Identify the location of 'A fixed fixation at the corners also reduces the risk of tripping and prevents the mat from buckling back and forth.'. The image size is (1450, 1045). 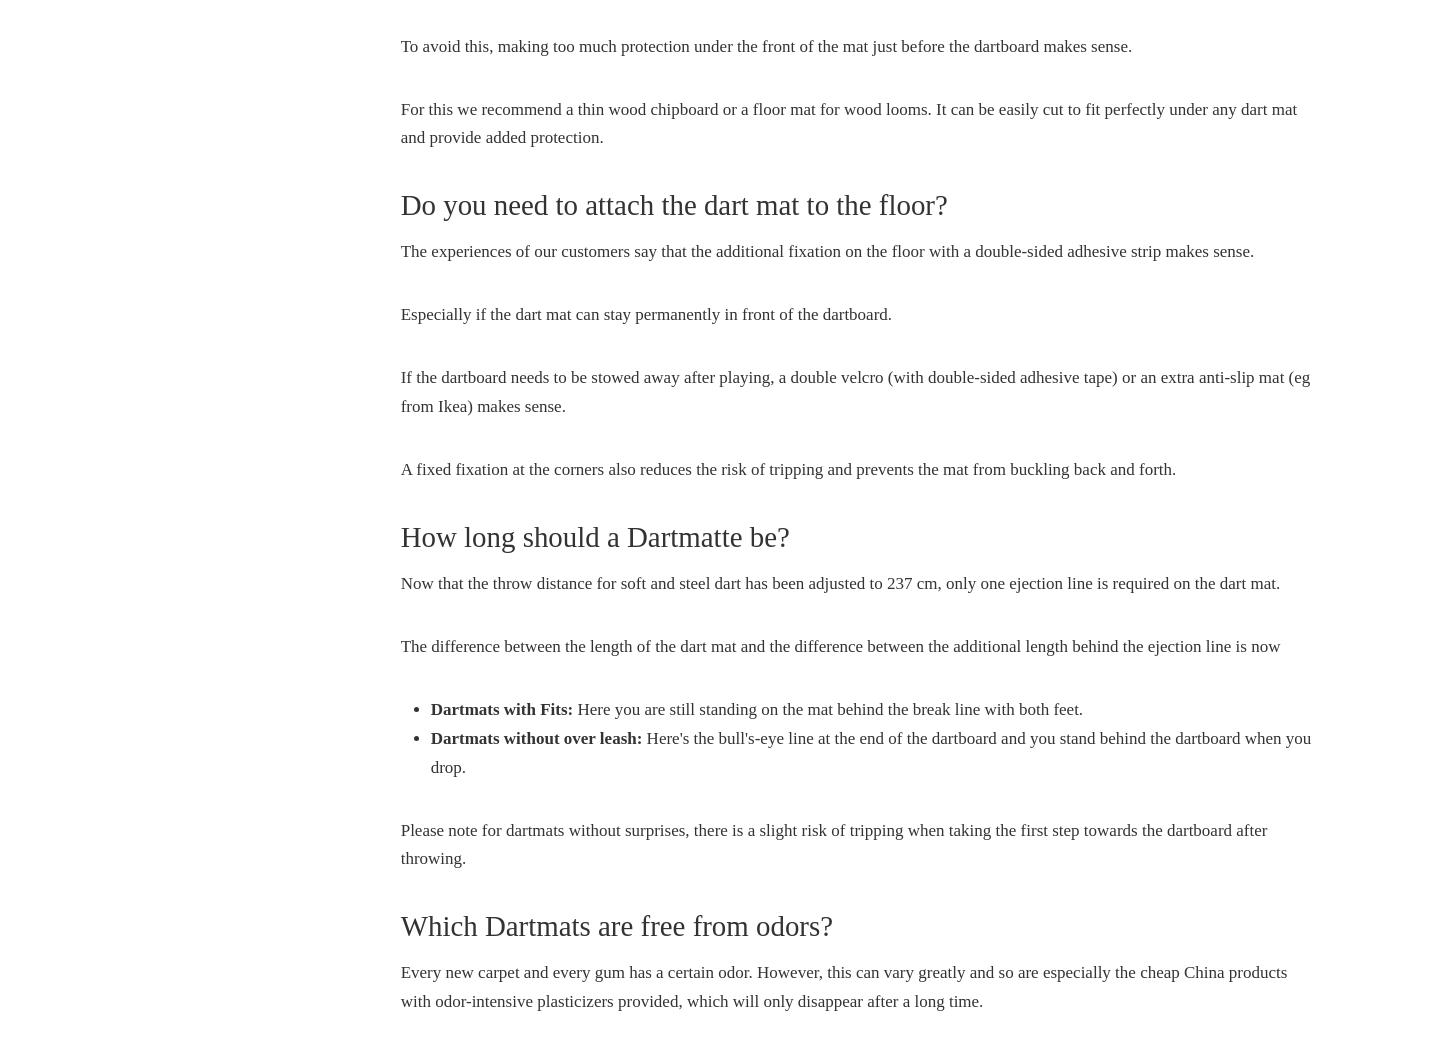
(399, 468).